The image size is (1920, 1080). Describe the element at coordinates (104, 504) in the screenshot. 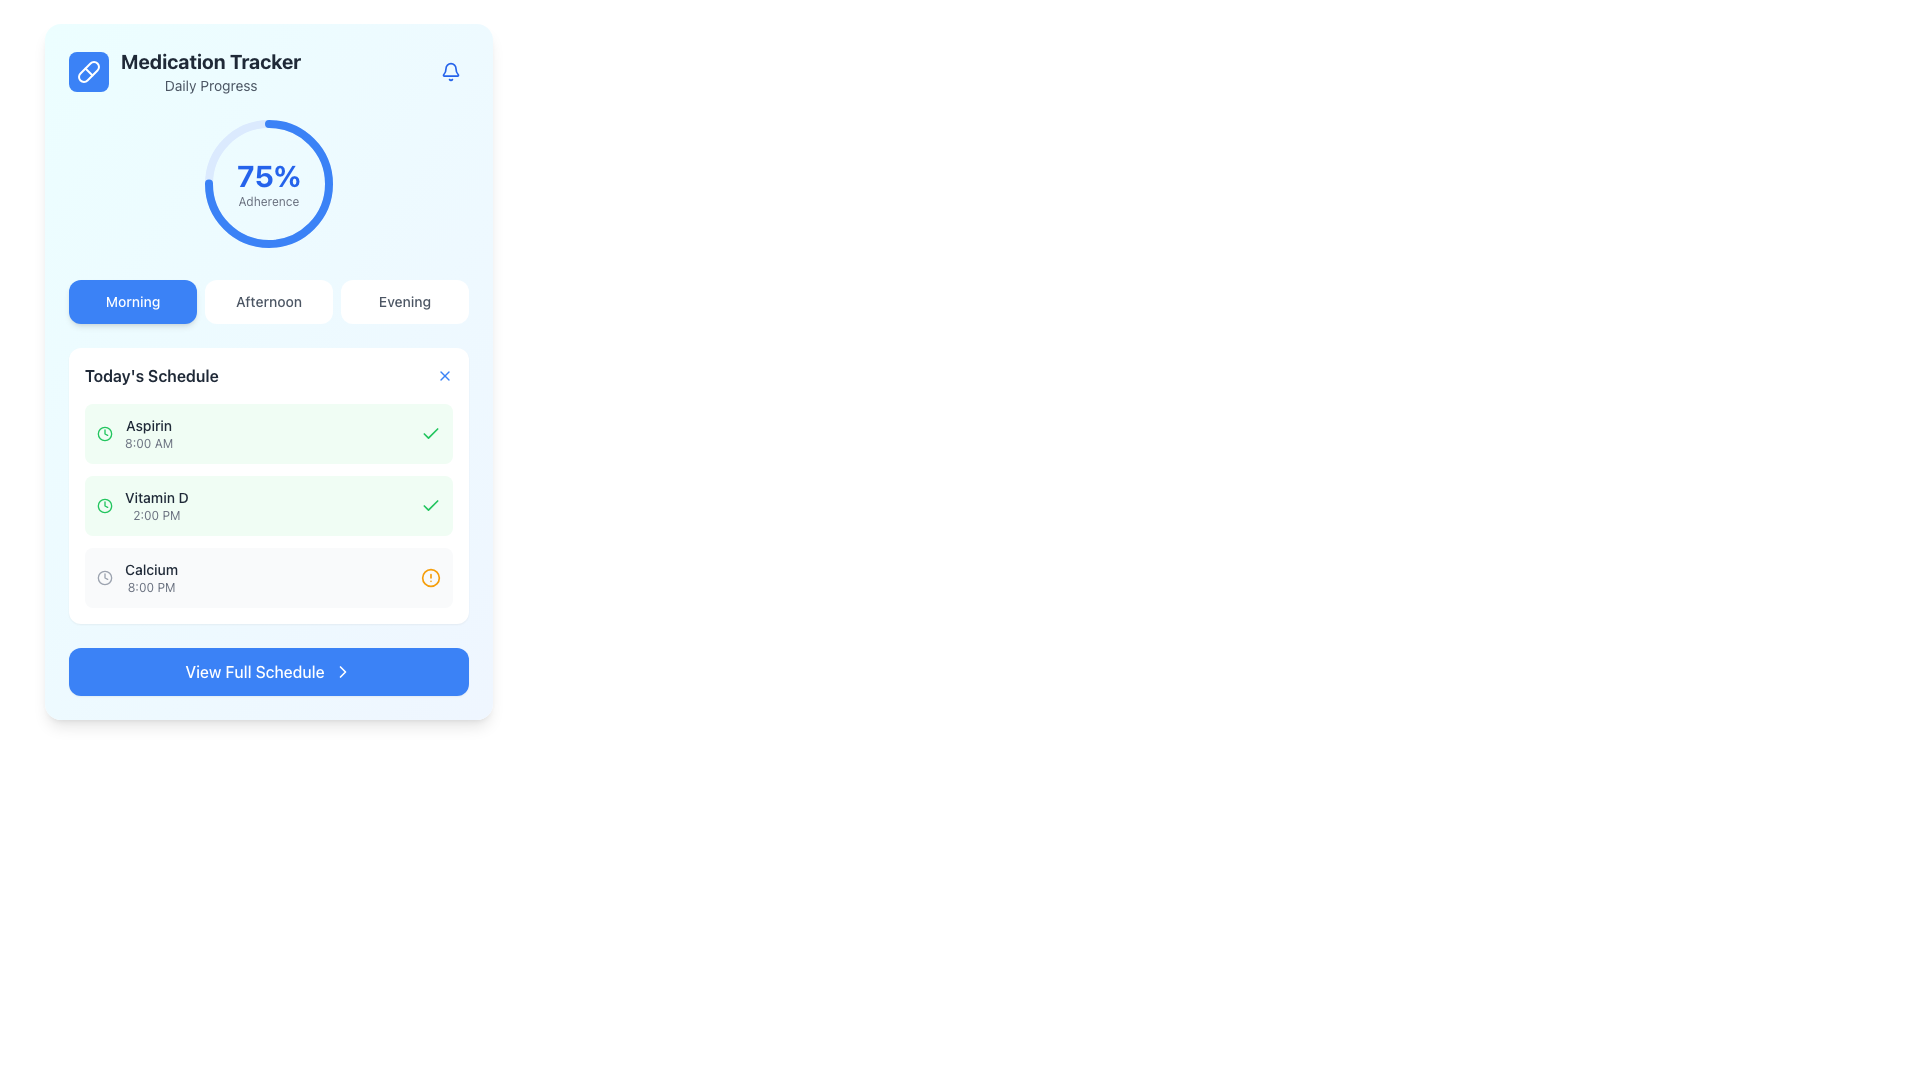

I see `the circular status indicator within the SVG graphic for the 'Calcium 8:00 PM' item in the 'Today's Schedule' section` at that location.